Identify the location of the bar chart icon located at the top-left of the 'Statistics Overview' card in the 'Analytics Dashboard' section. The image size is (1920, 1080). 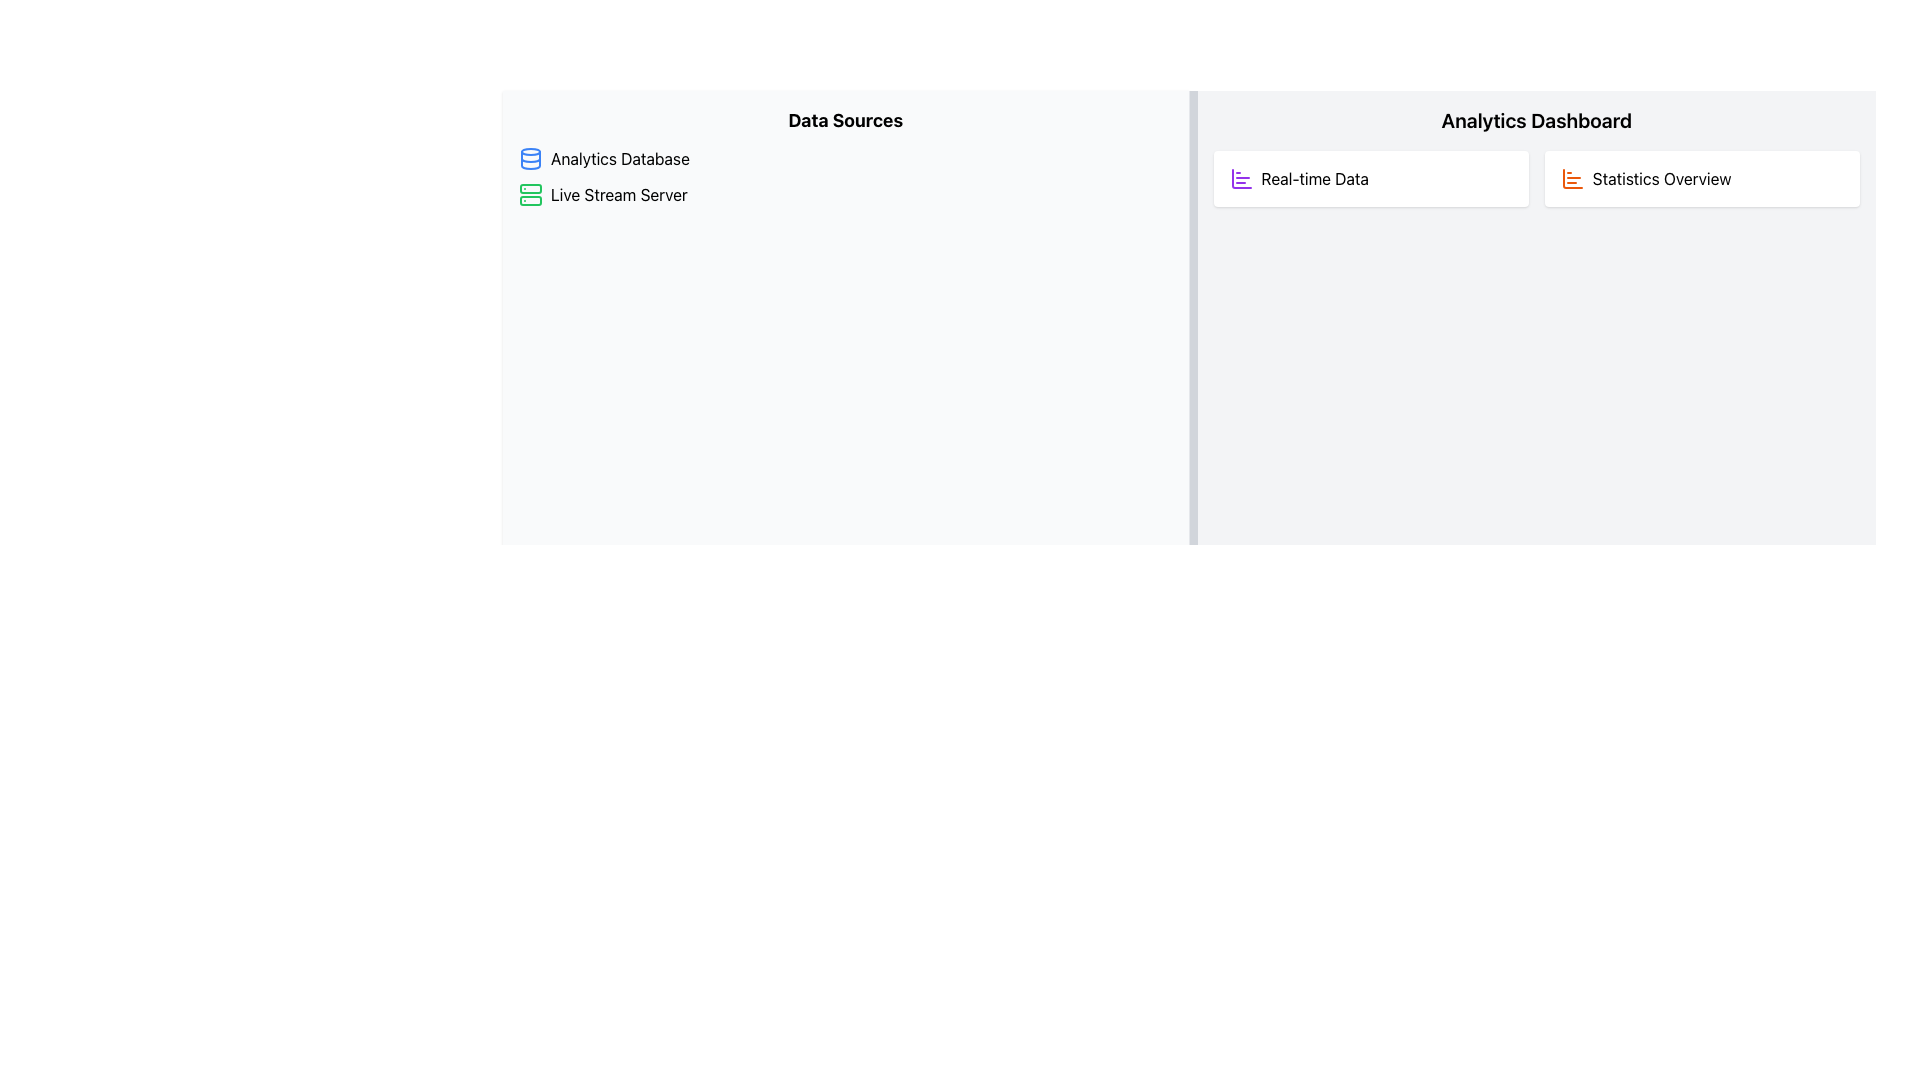
(1571, 177).